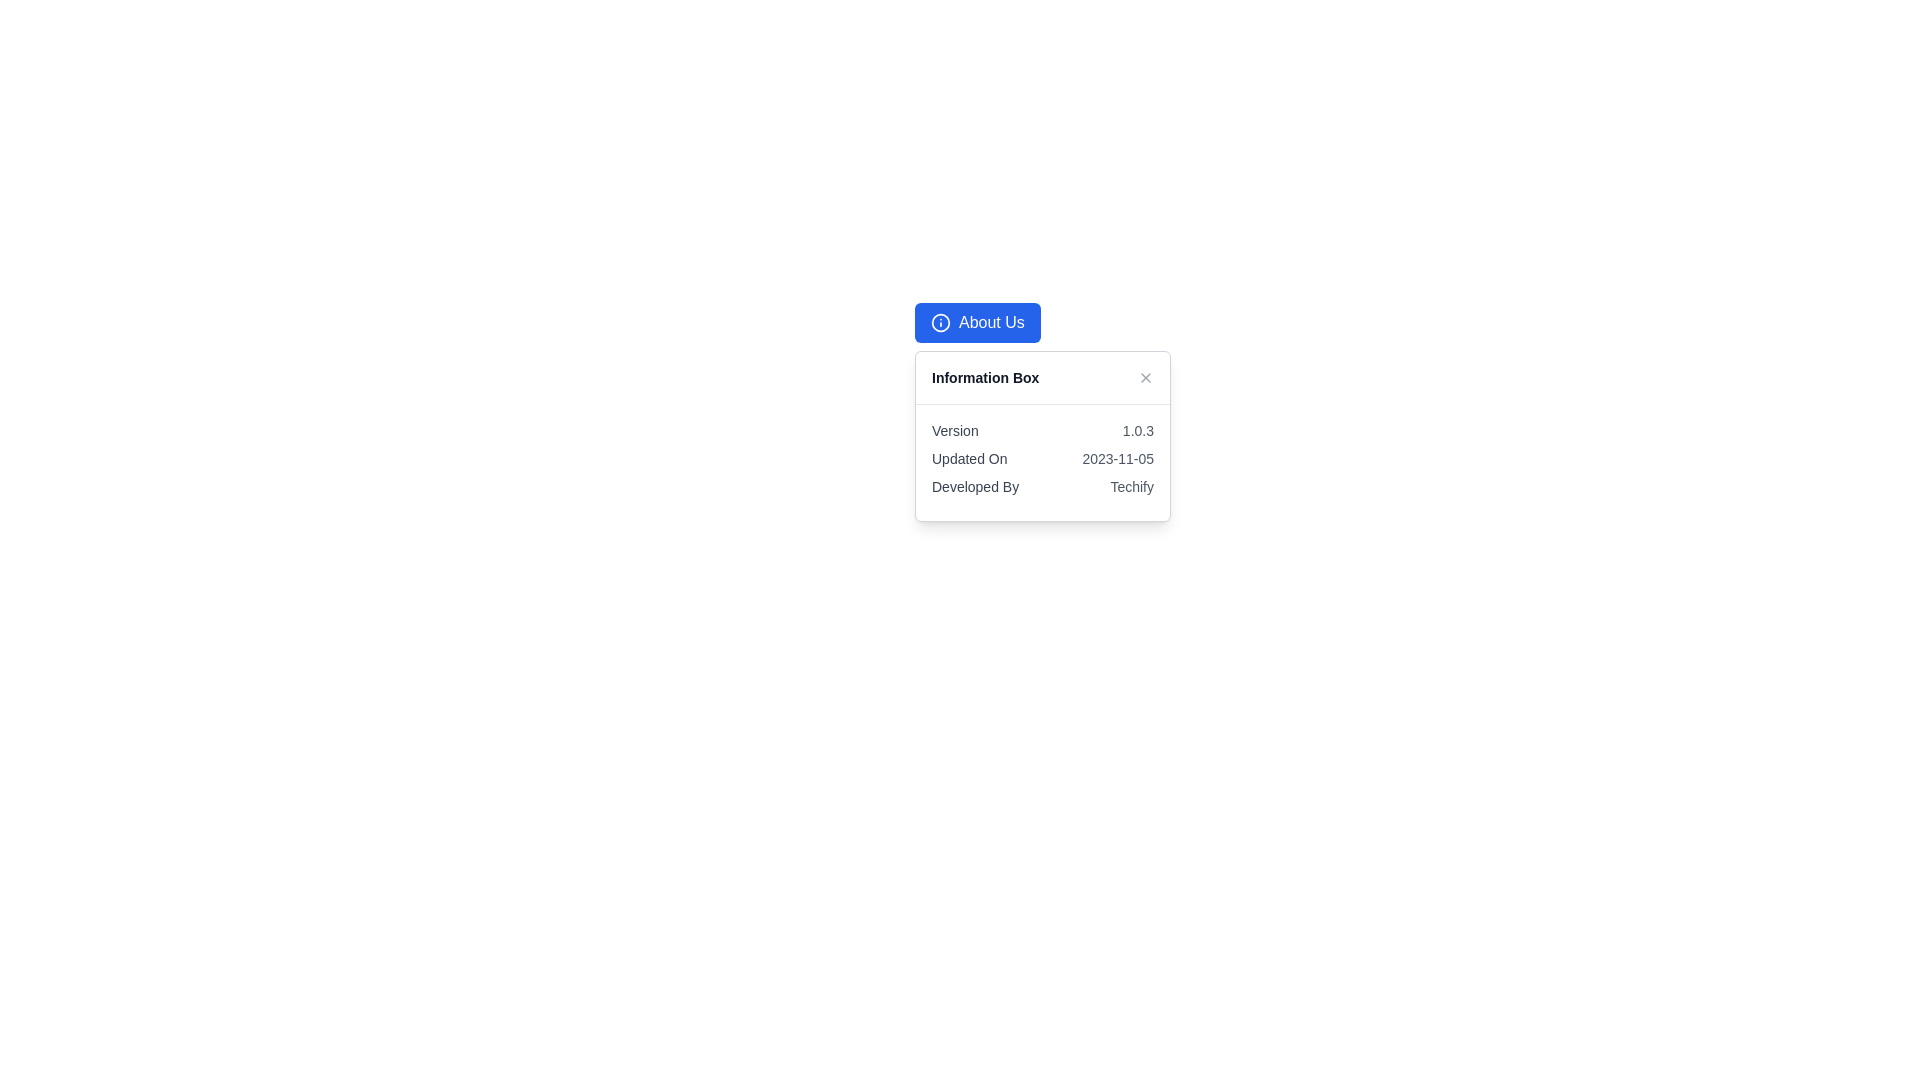  Describe the element at coordinates (975, 486) in the screenshot. I see `the text label that reads 'Developed By', which is styled in a small, bold font and is medium gray in color, located above the label 'Techify' within the 'Information Box'` at that location.